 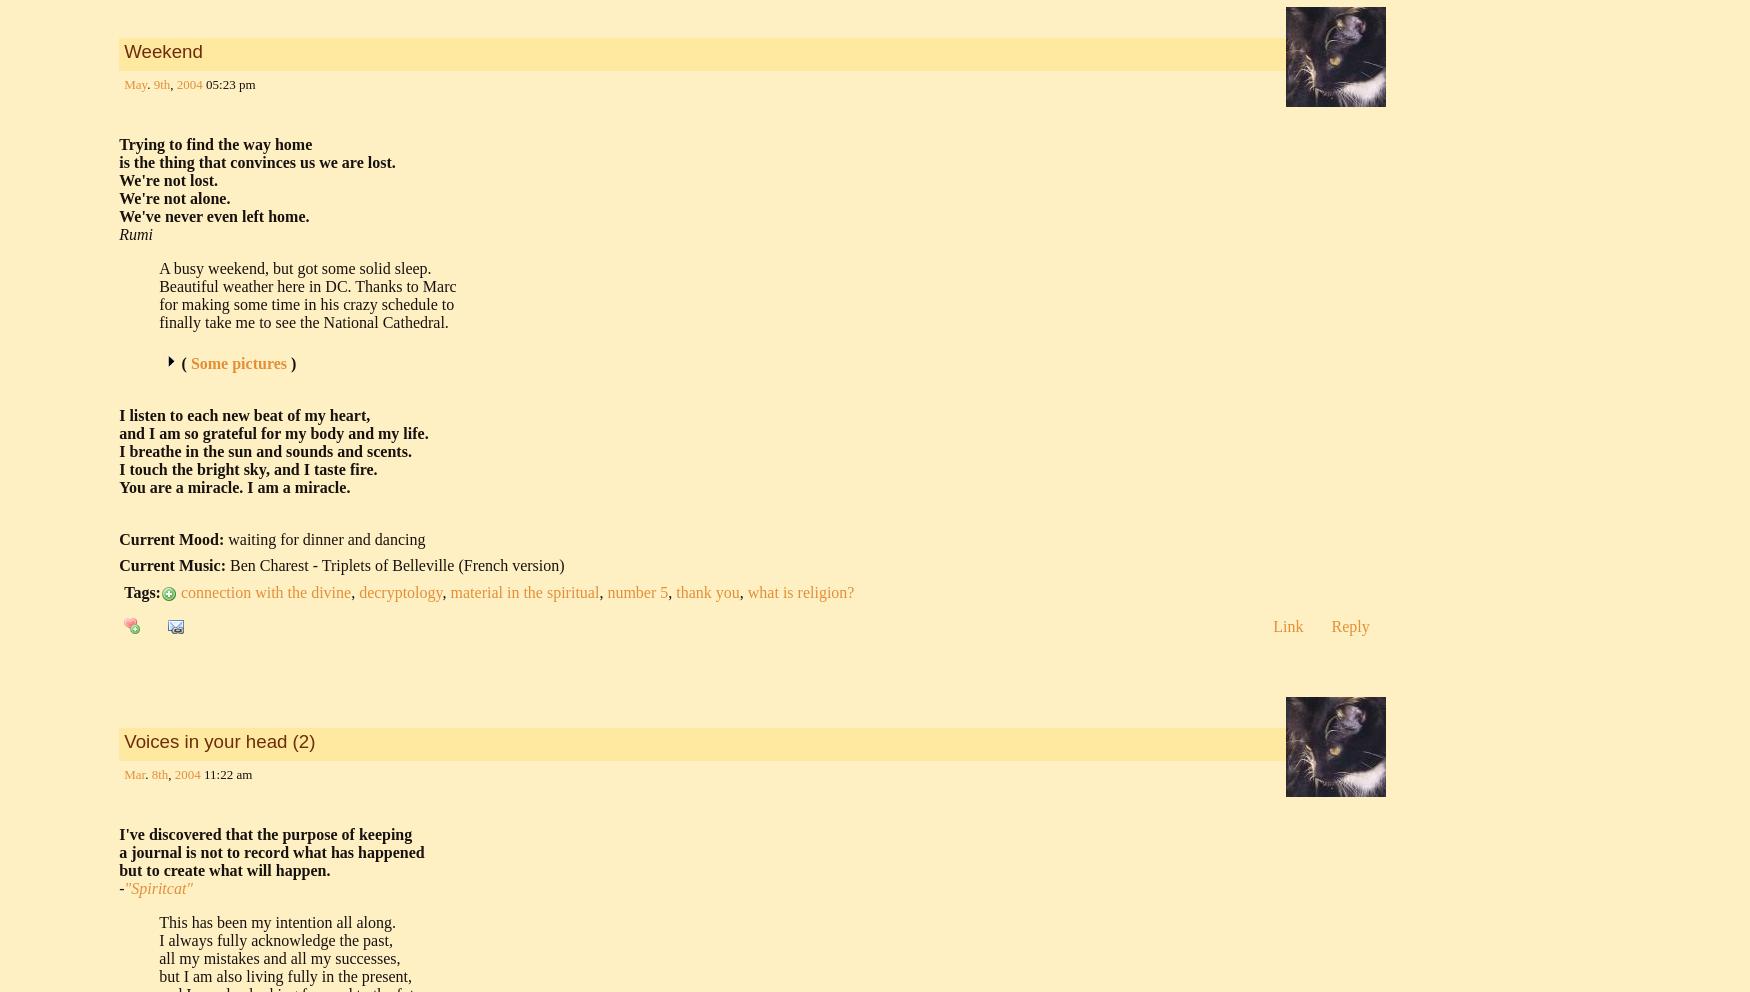 What do you see at coordinates (157, 887) in the screenshot?
I see `'"Spiritcat"'` at bounding box center [157, 887].